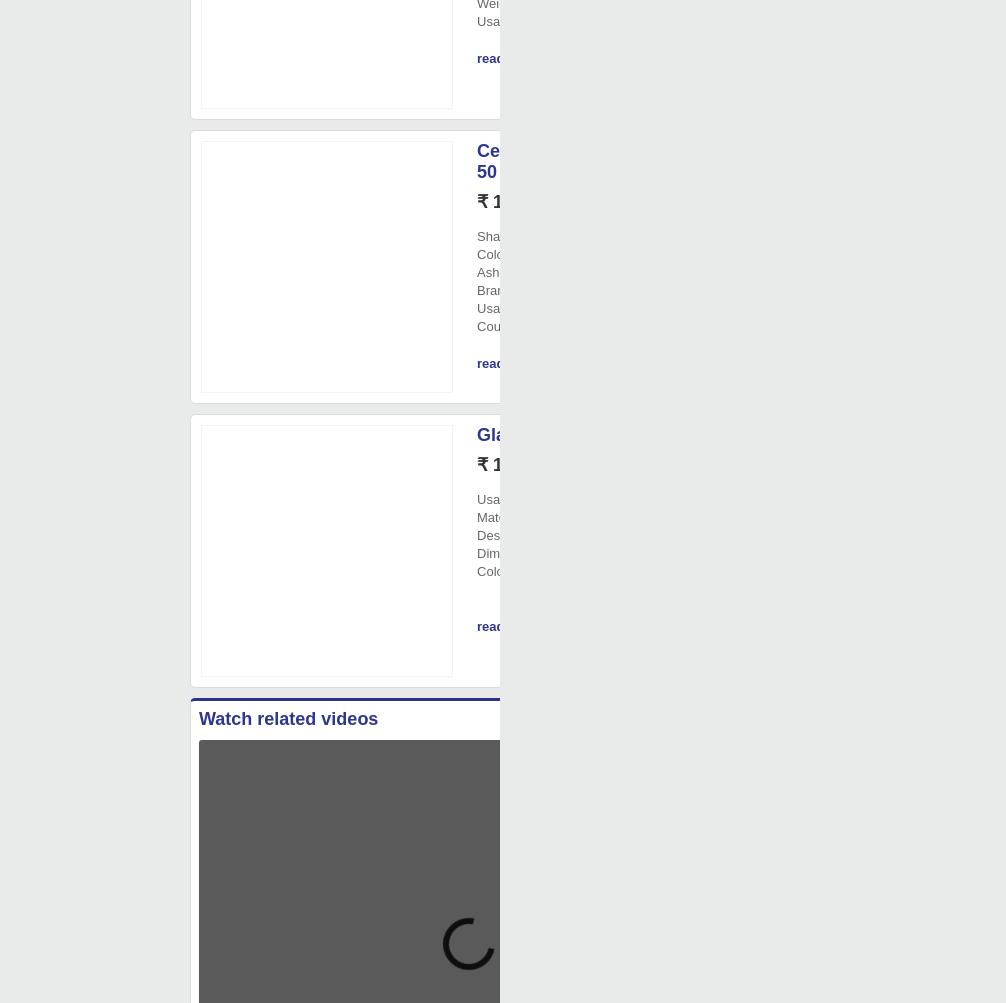 Image resolution: width=1006 pixels, height=1003 pixels. What do you see at coordinates (501, 464) in the screenshot?
I see `'₹ 130/'` at bounding box center [501, 464].